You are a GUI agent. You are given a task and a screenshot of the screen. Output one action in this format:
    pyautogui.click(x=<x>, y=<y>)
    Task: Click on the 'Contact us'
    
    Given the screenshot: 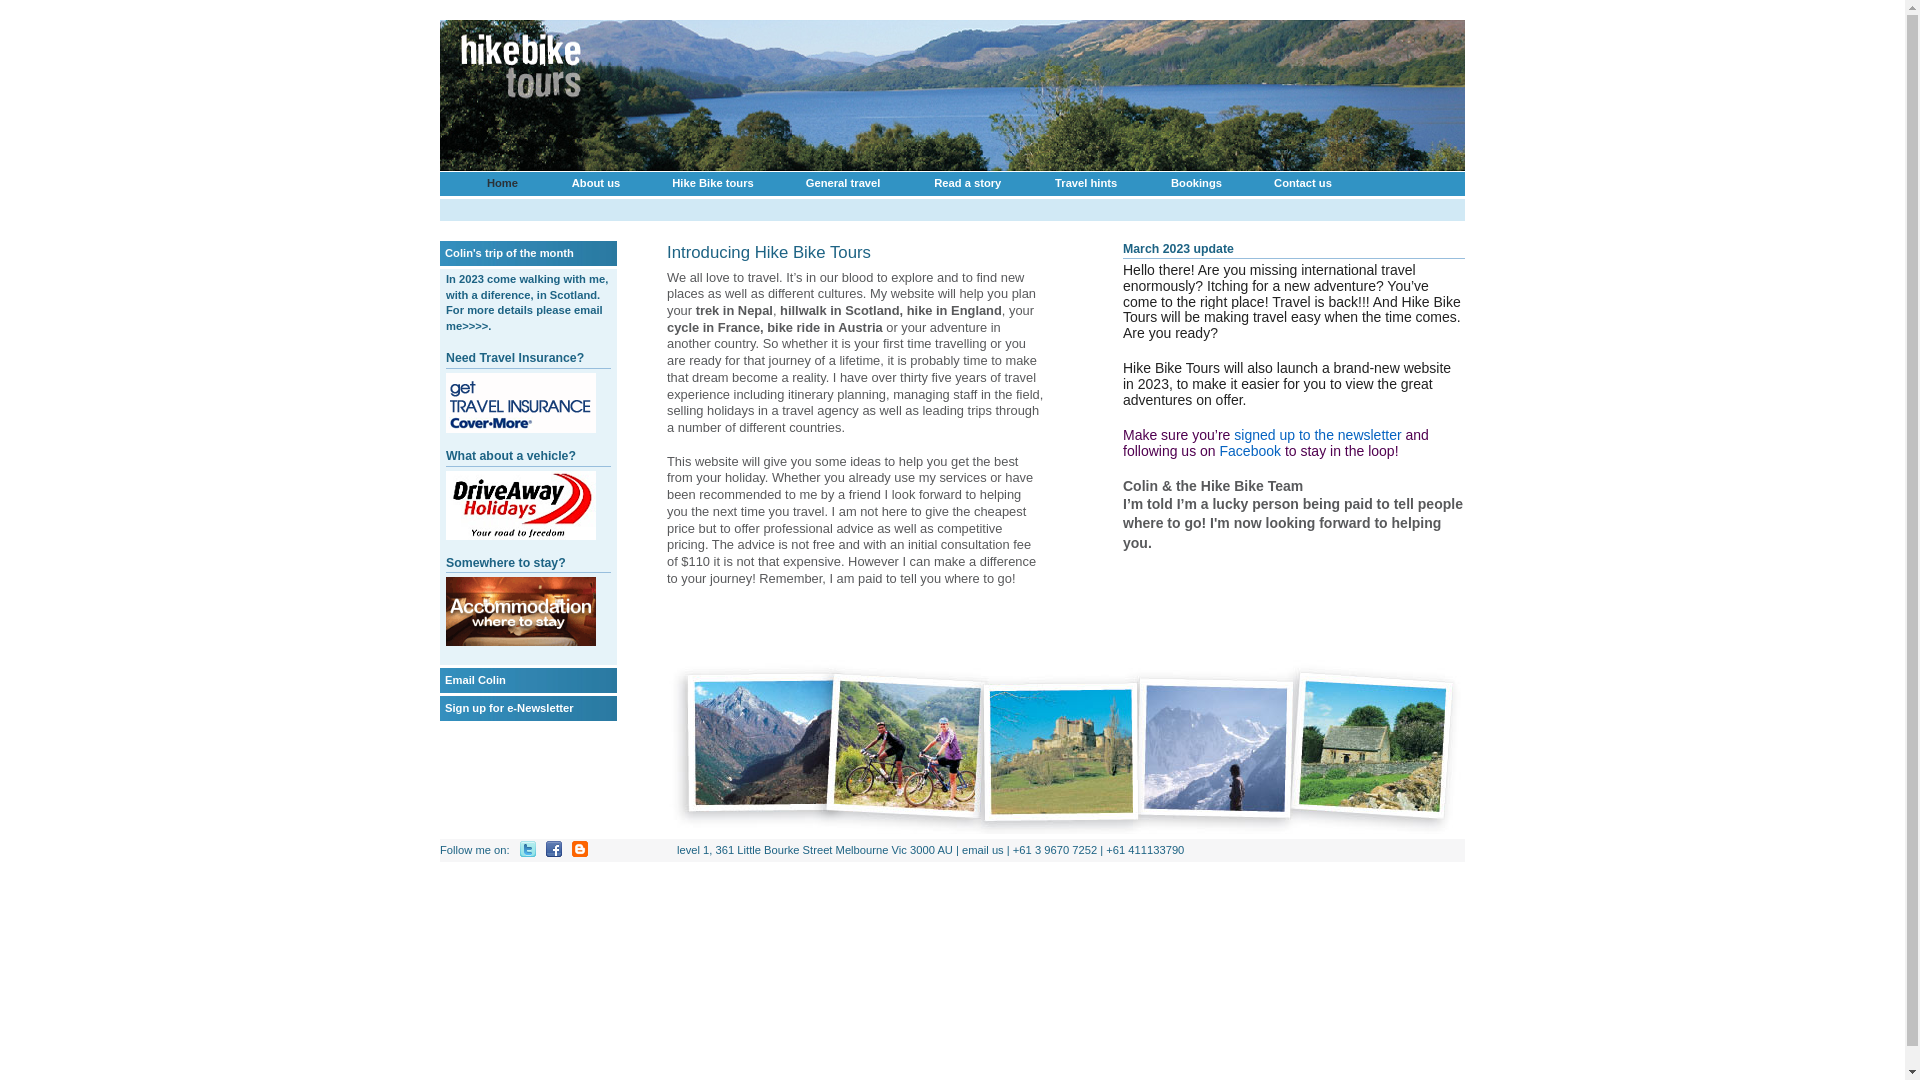 What is the action you would take?
    pyautogui.click(x=1302, y=183)
    